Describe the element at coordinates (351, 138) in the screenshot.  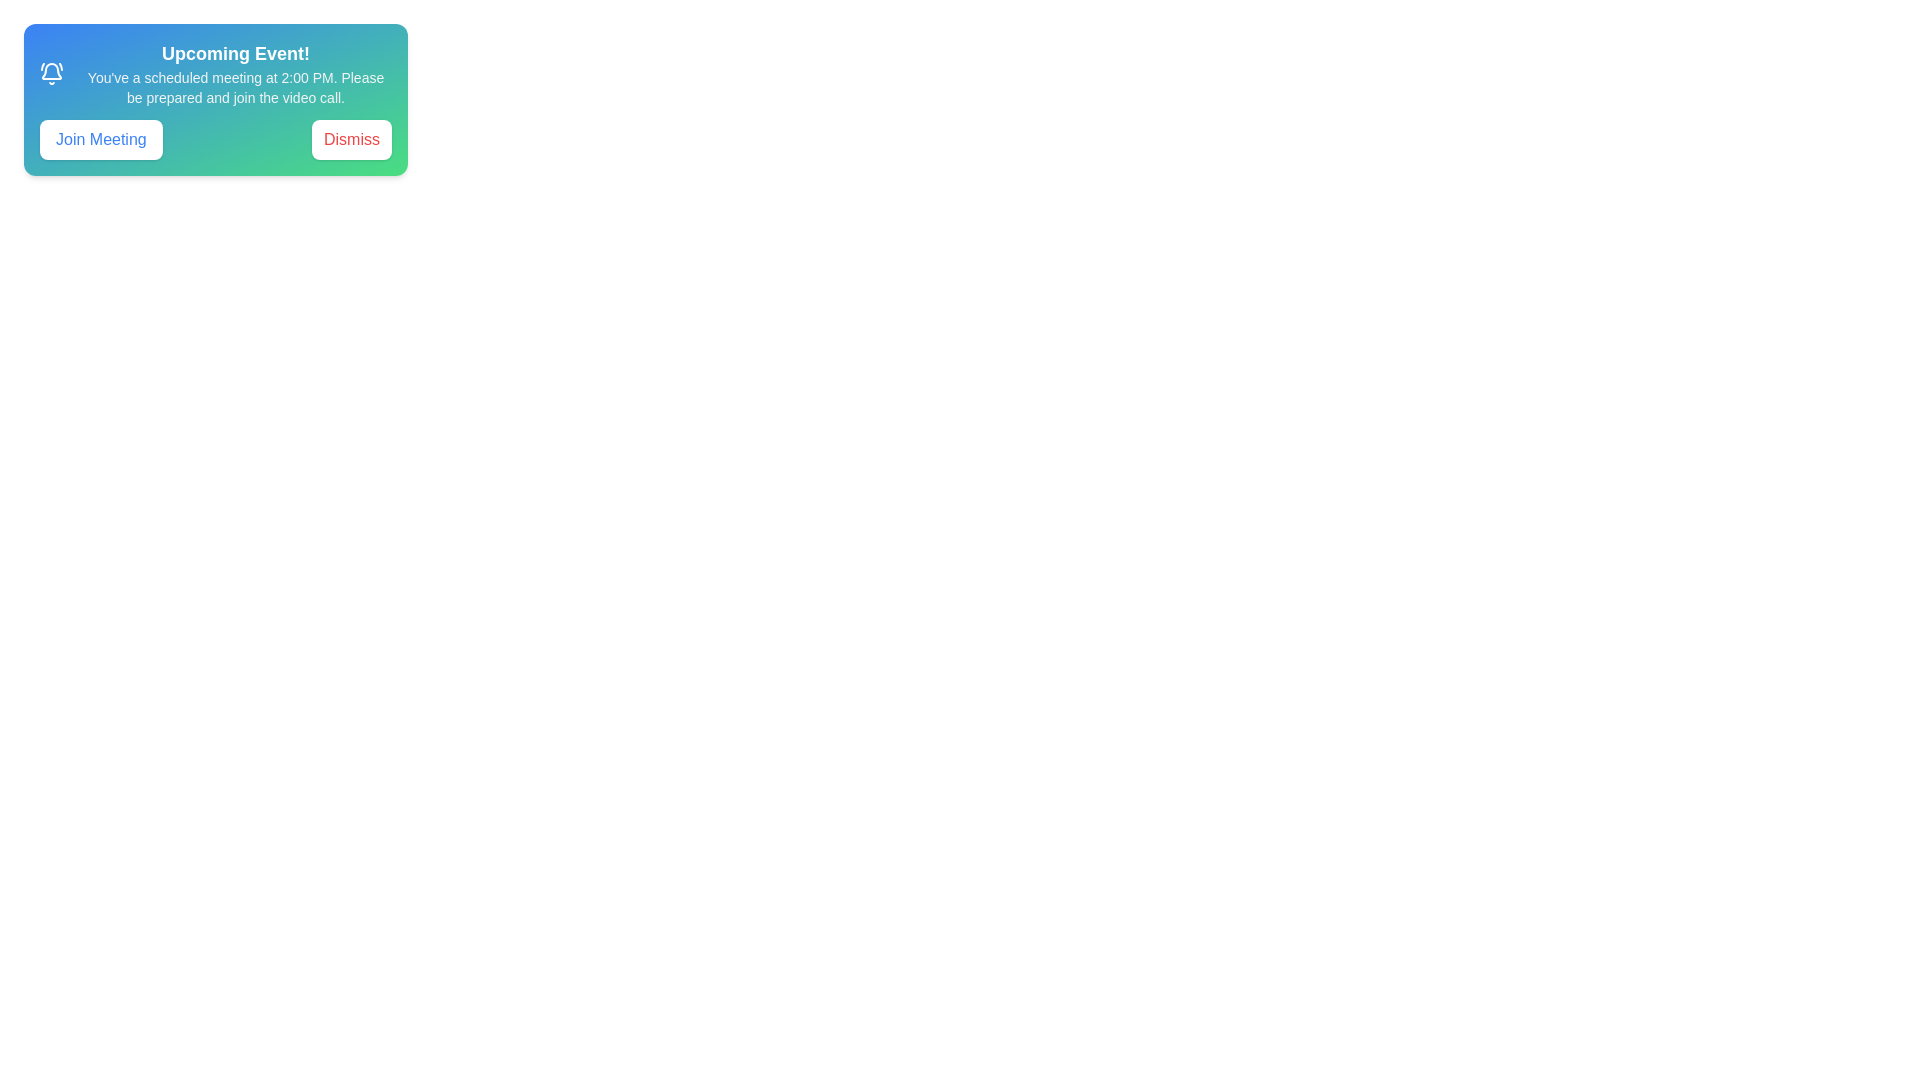
I see `the 'Dismiss' button to dismiss the reminder` at that location.